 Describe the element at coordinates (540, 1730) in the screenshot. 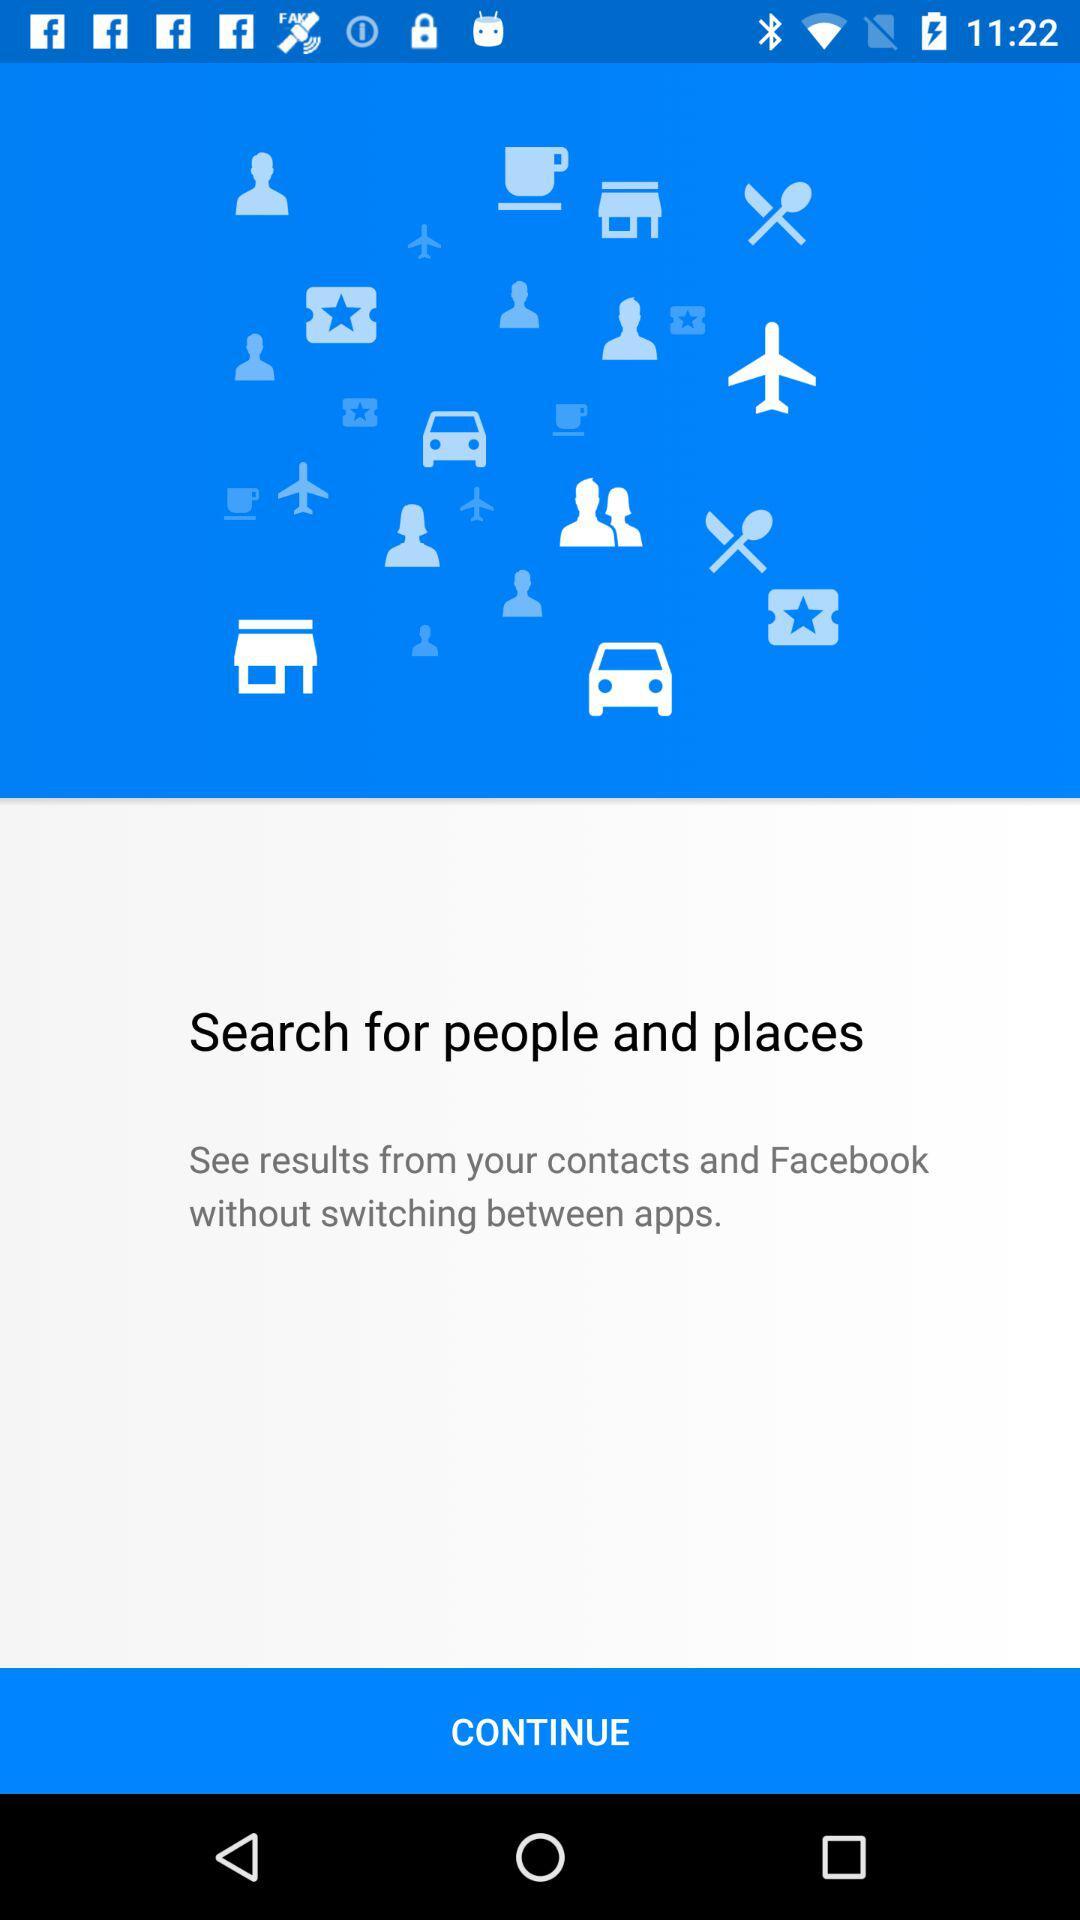

I see `the icon below see results from icon` at that location.